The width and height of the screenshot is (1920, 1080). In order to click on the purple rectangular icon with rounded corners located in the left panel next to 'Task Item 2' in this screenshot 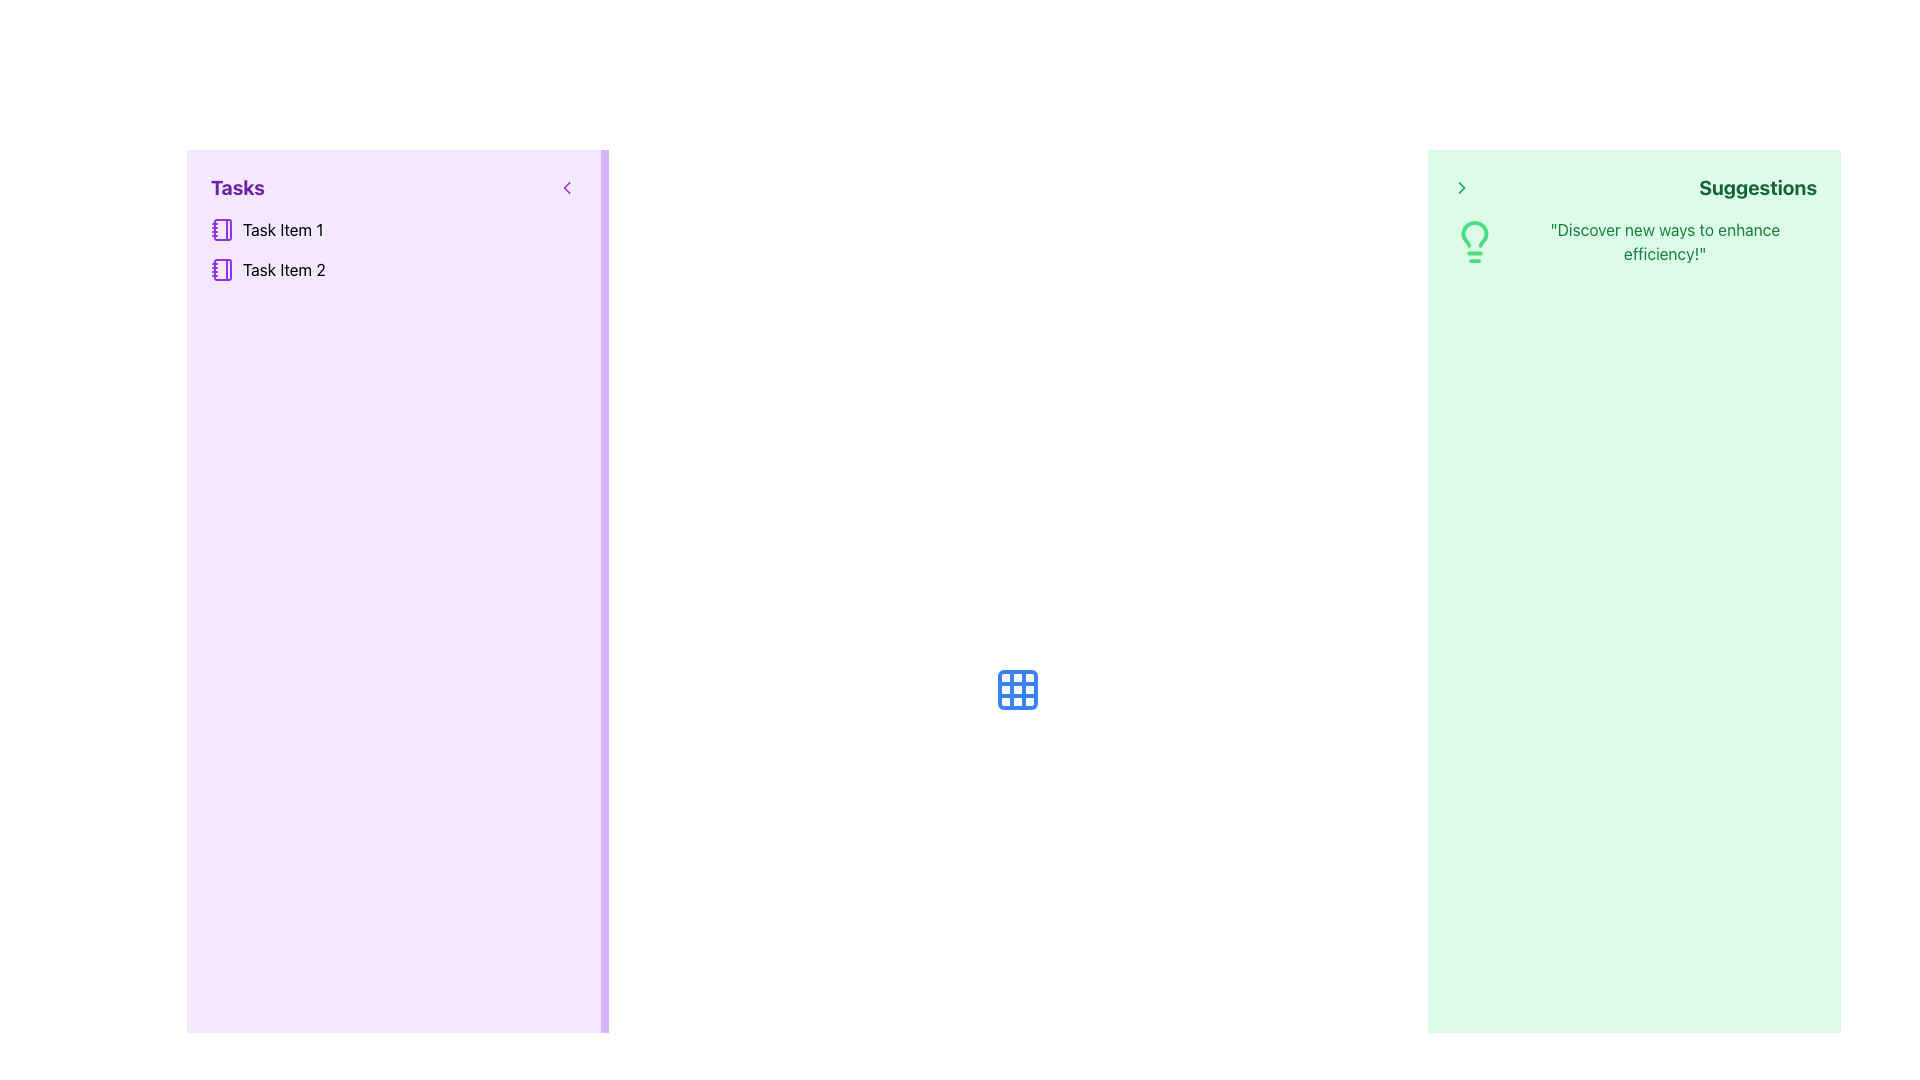, I will do `click(222, 270)`.